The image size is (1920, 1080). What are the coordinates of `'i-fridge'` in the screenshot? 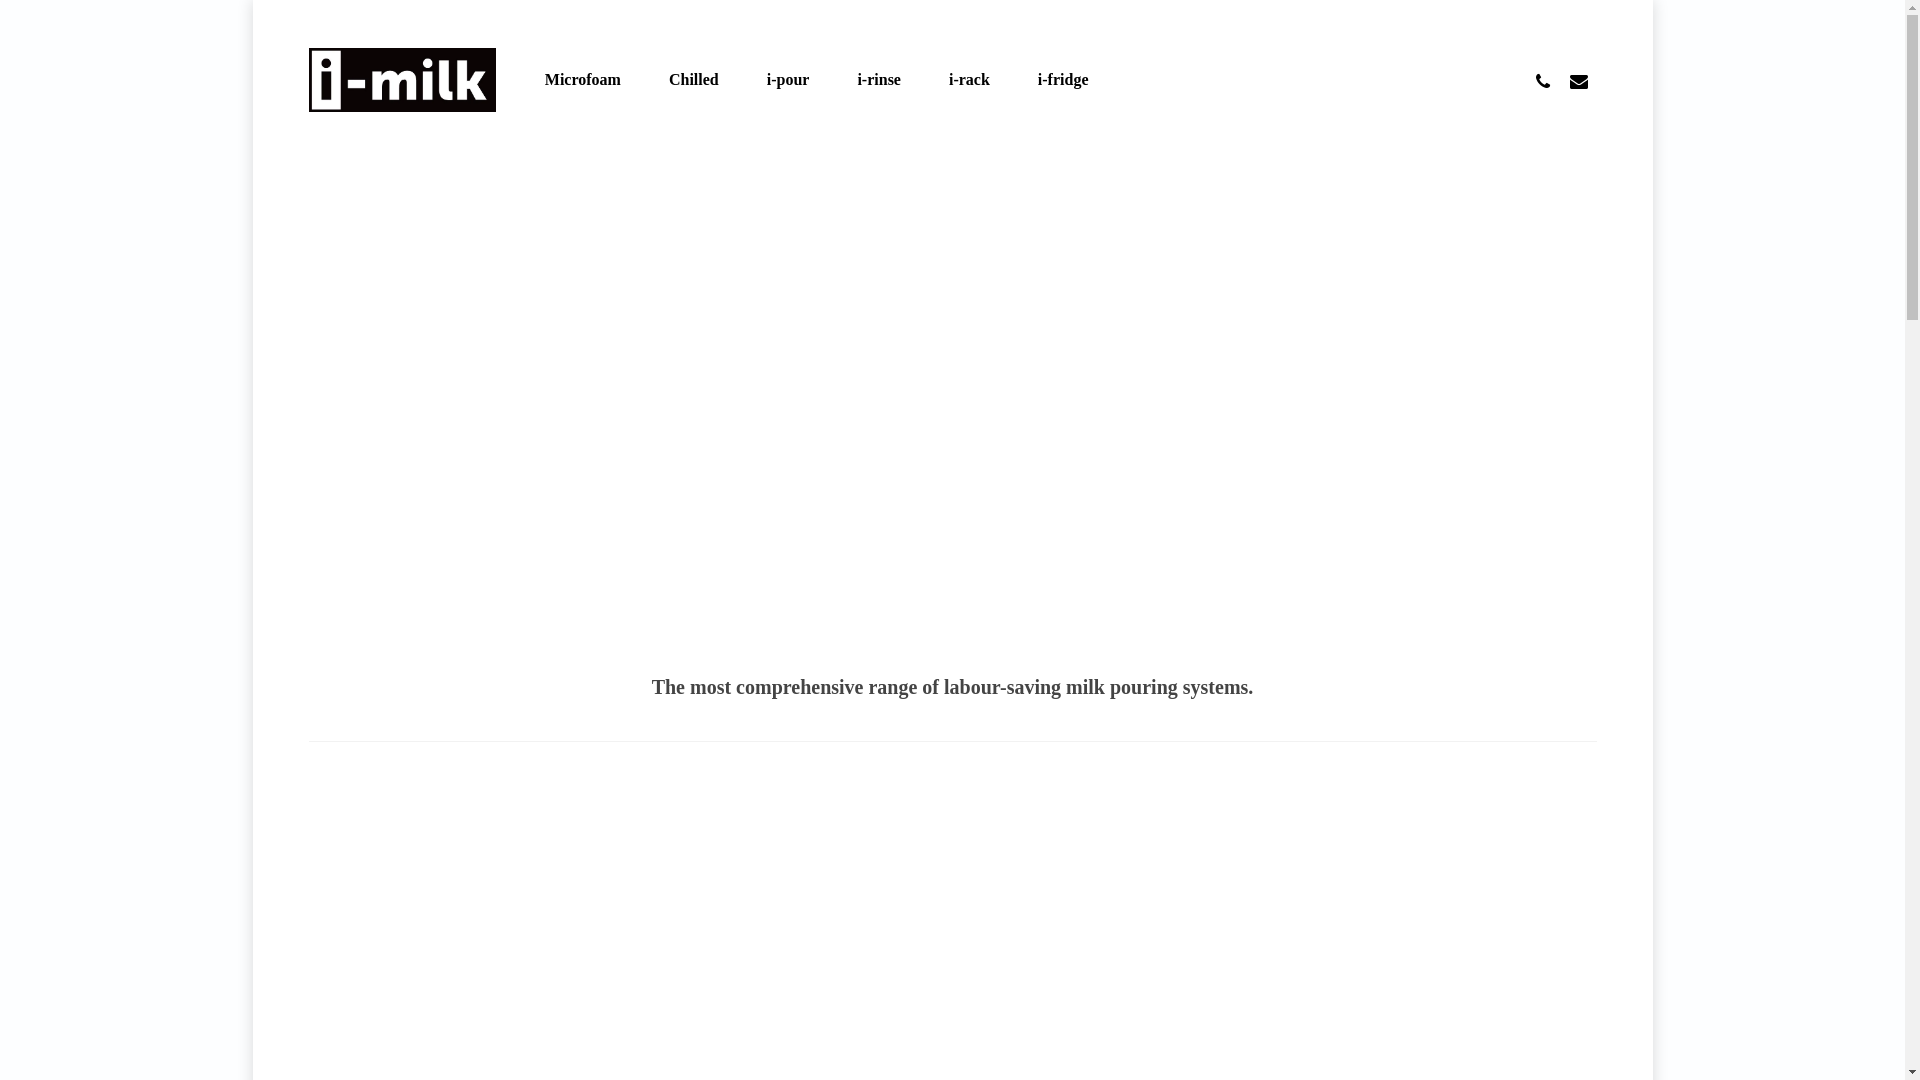 It's located at (1062, 79).